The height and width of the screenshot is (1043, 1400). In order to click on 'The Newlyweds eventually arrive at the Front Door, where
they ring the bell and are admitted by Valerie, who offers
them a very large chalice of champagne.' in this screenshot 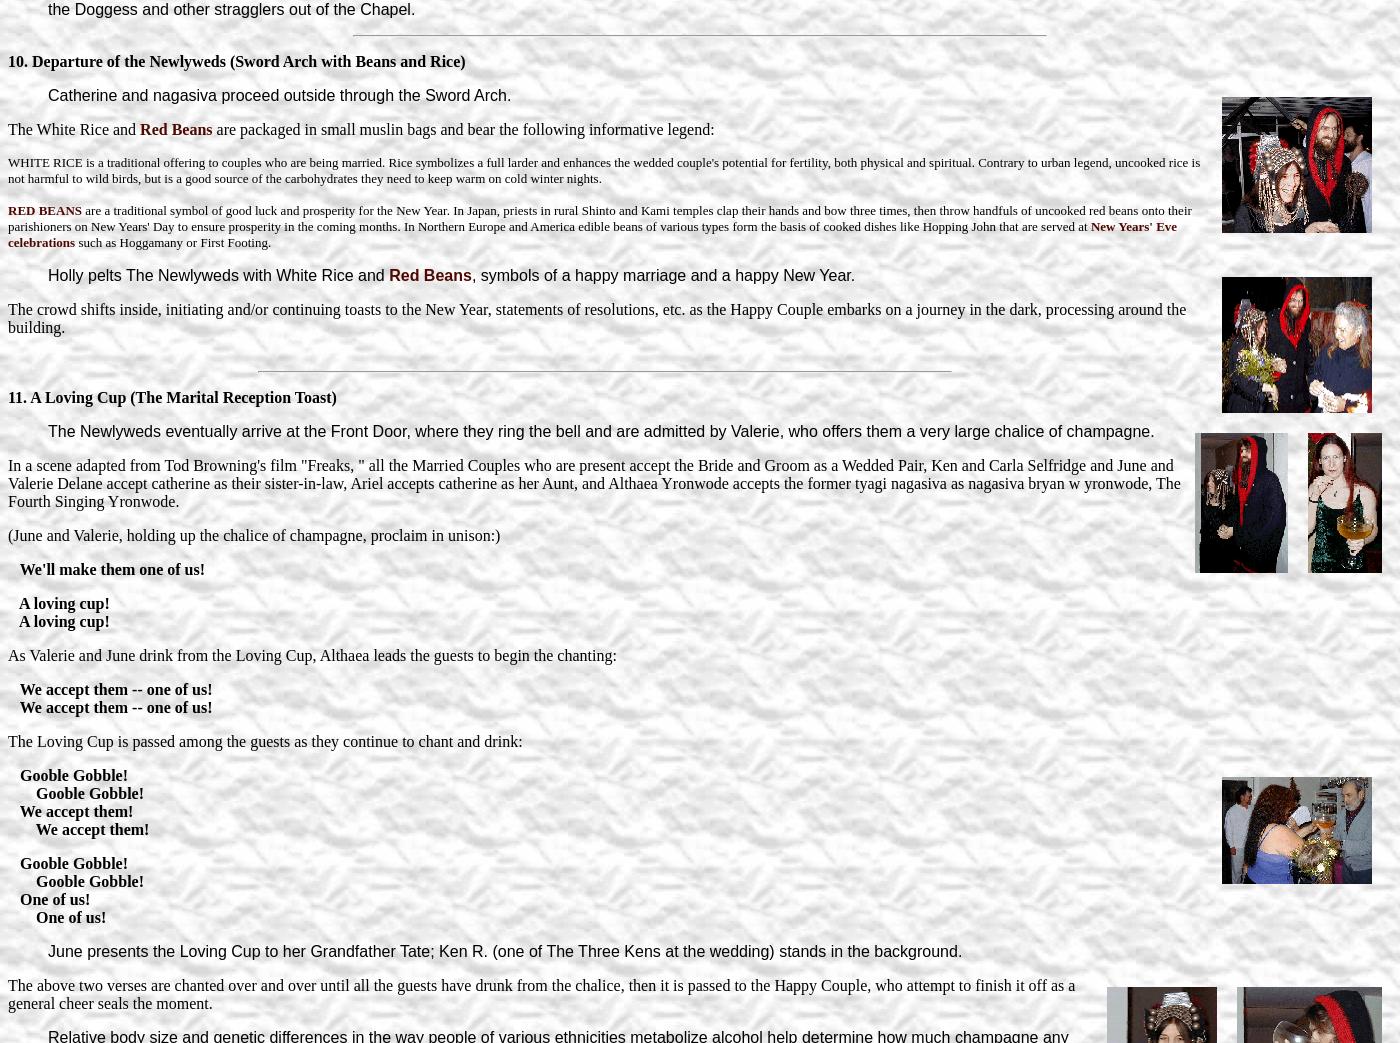, I will do `click(601, 430)`.